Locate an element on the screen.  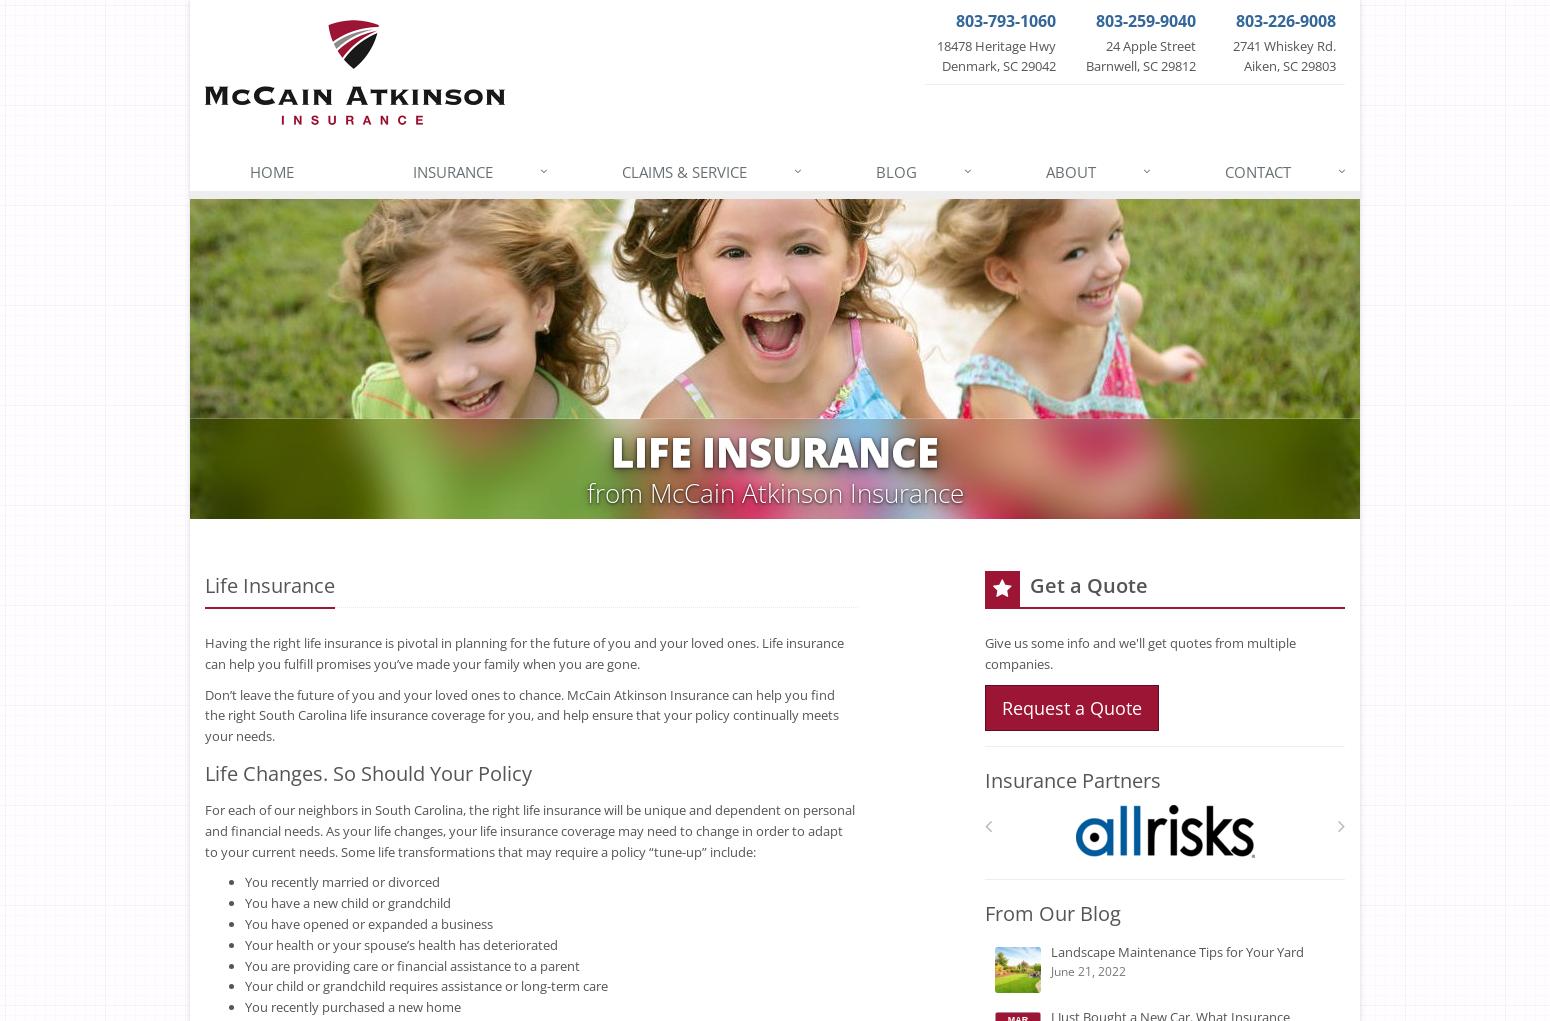
'You recently married or divorced' is located at coordinates (341, 881).